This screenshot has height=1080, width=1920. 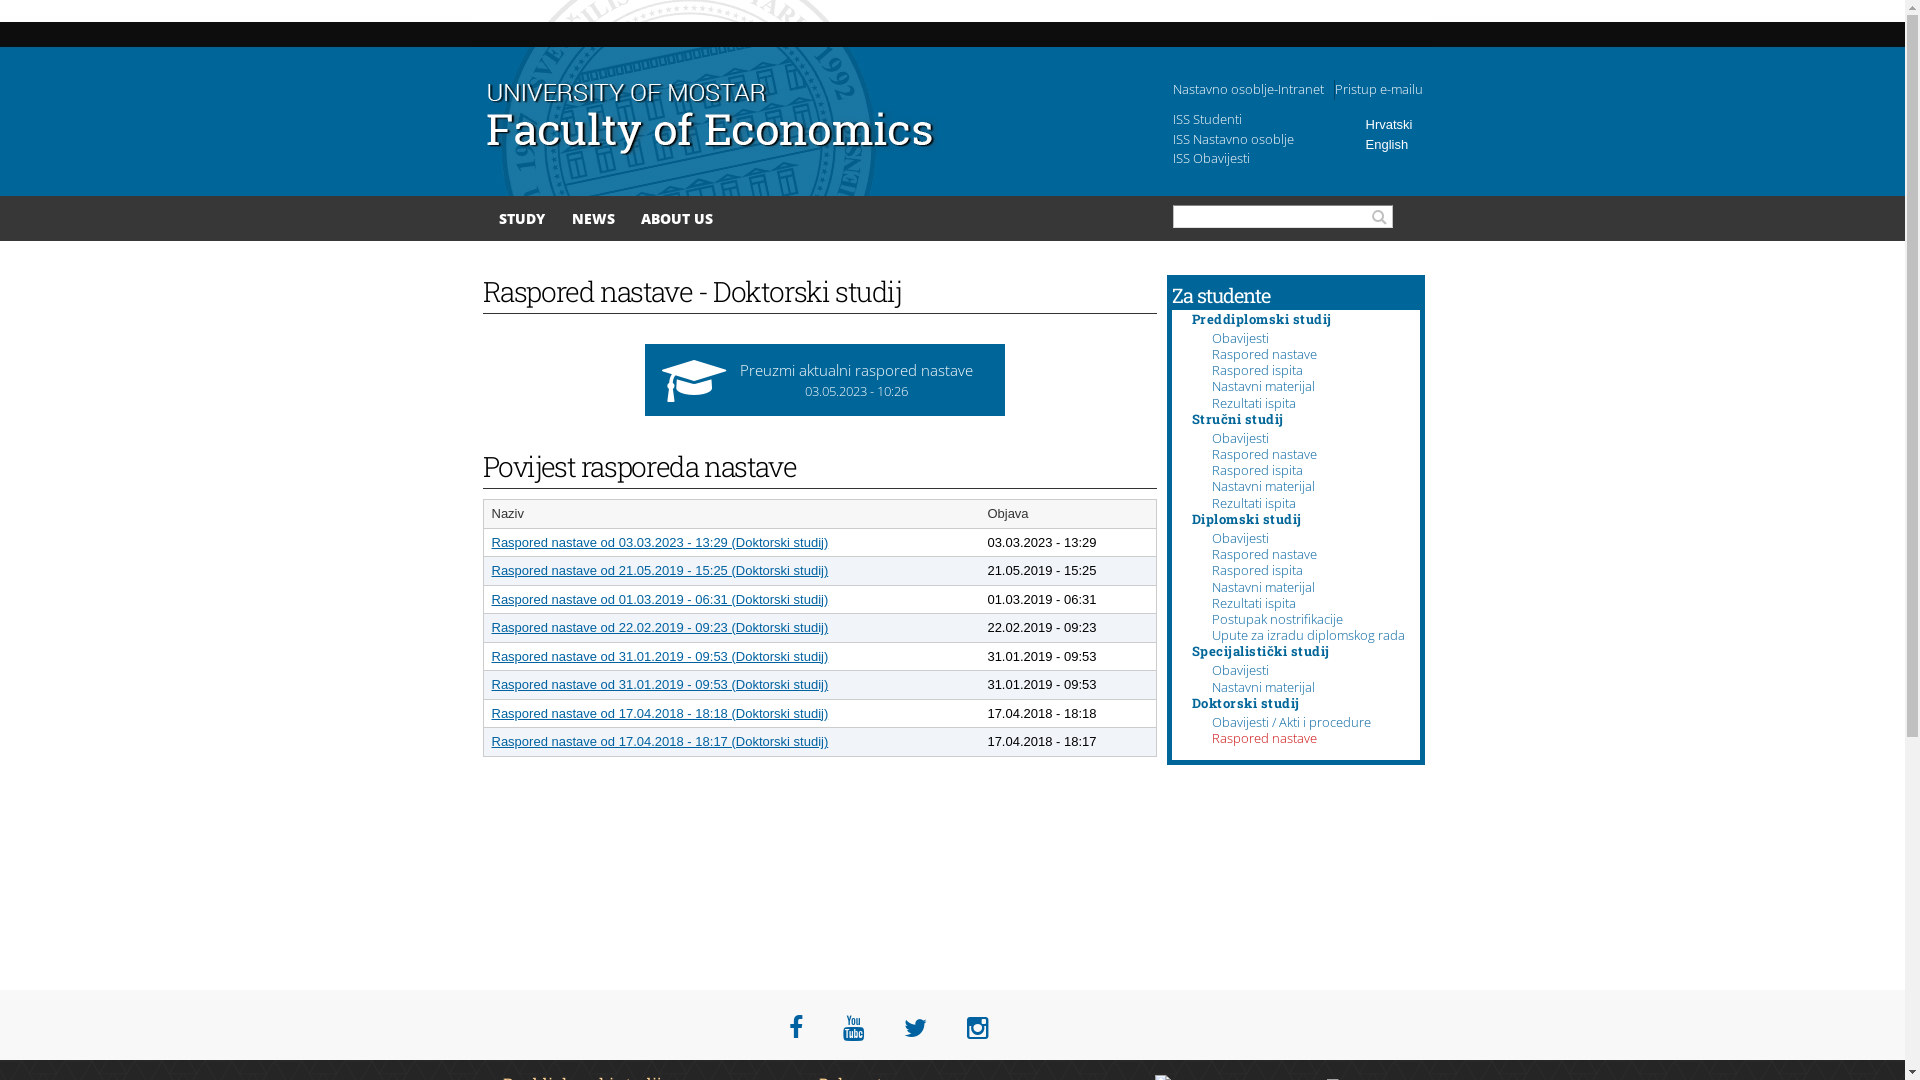 What do you see at coordinates (1246, 87) in the screenshot?
I see `'Nastavno osoblje-Intranet'` at bounding box center [1246, 87].